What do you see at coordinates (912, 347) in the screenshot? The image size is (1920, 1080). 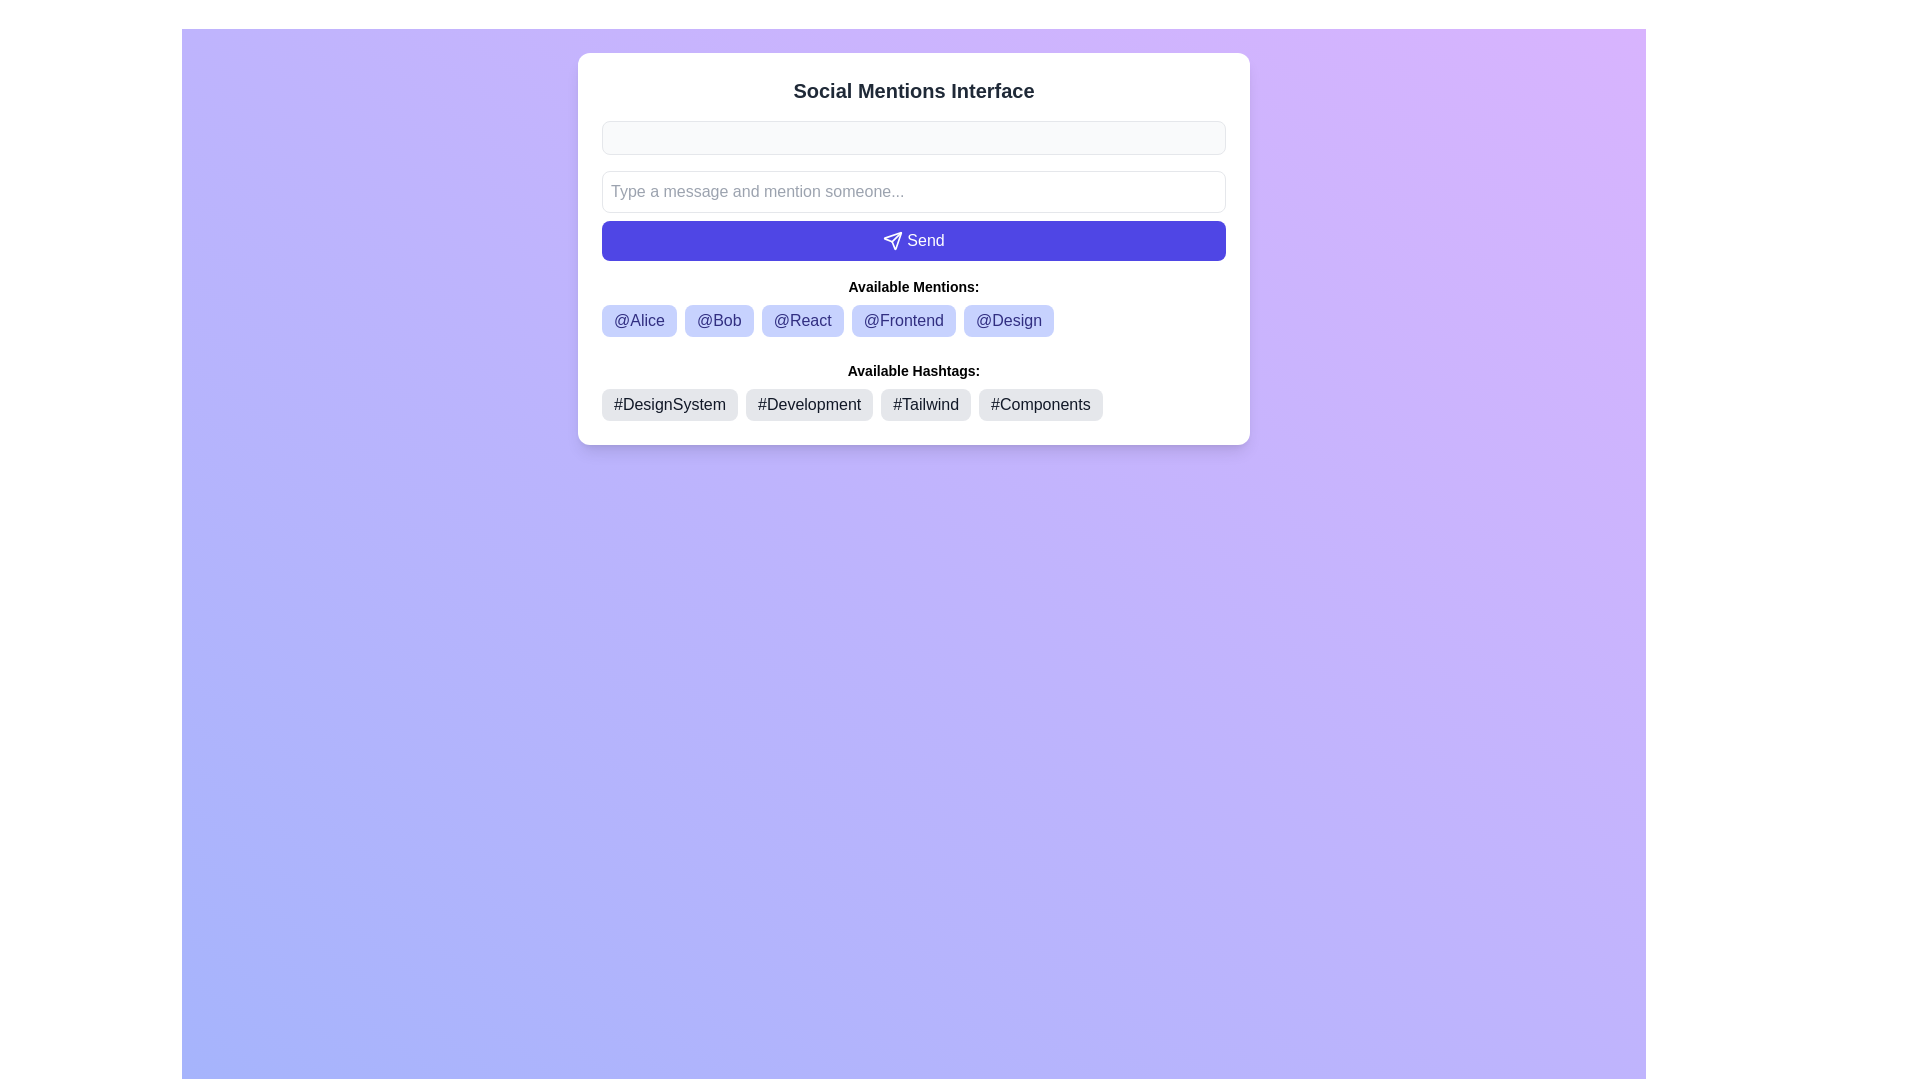 I see `the interactive section with grouped tags located in the 'Social Mentions Interface'` at bounding box center [912, 347].